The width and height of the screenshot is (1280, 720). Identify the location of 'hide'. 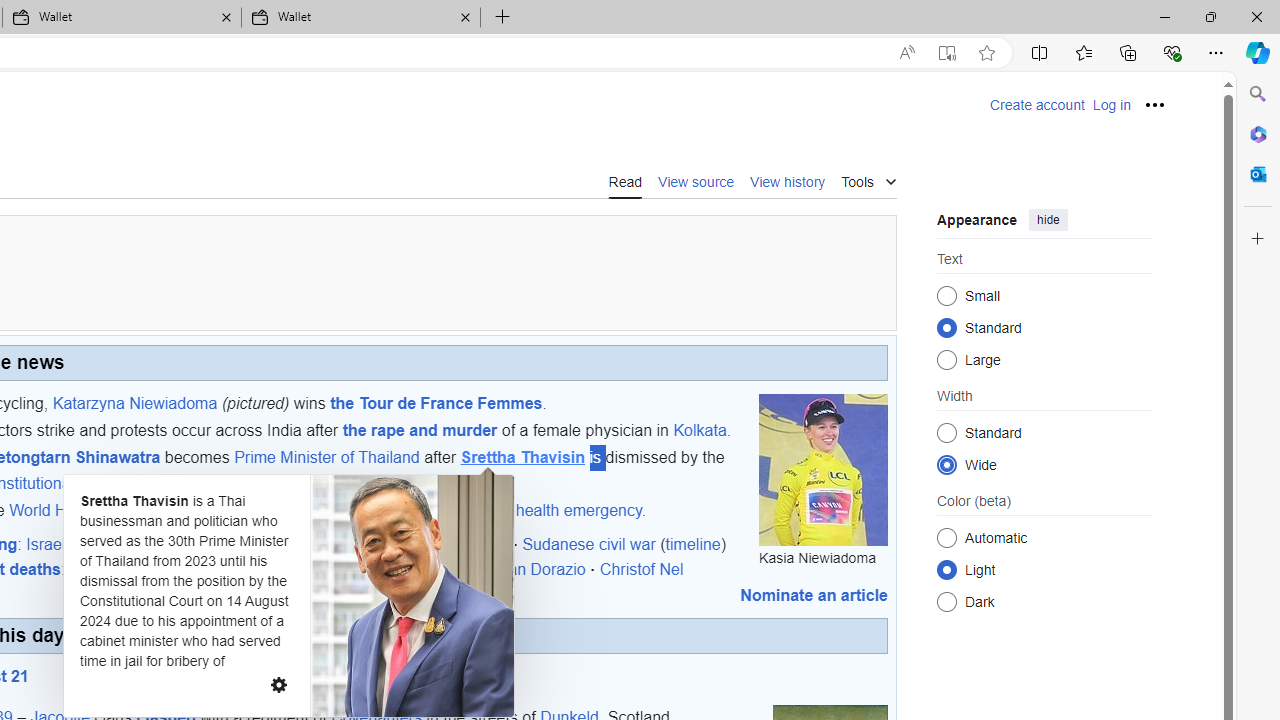
(1047, 219).